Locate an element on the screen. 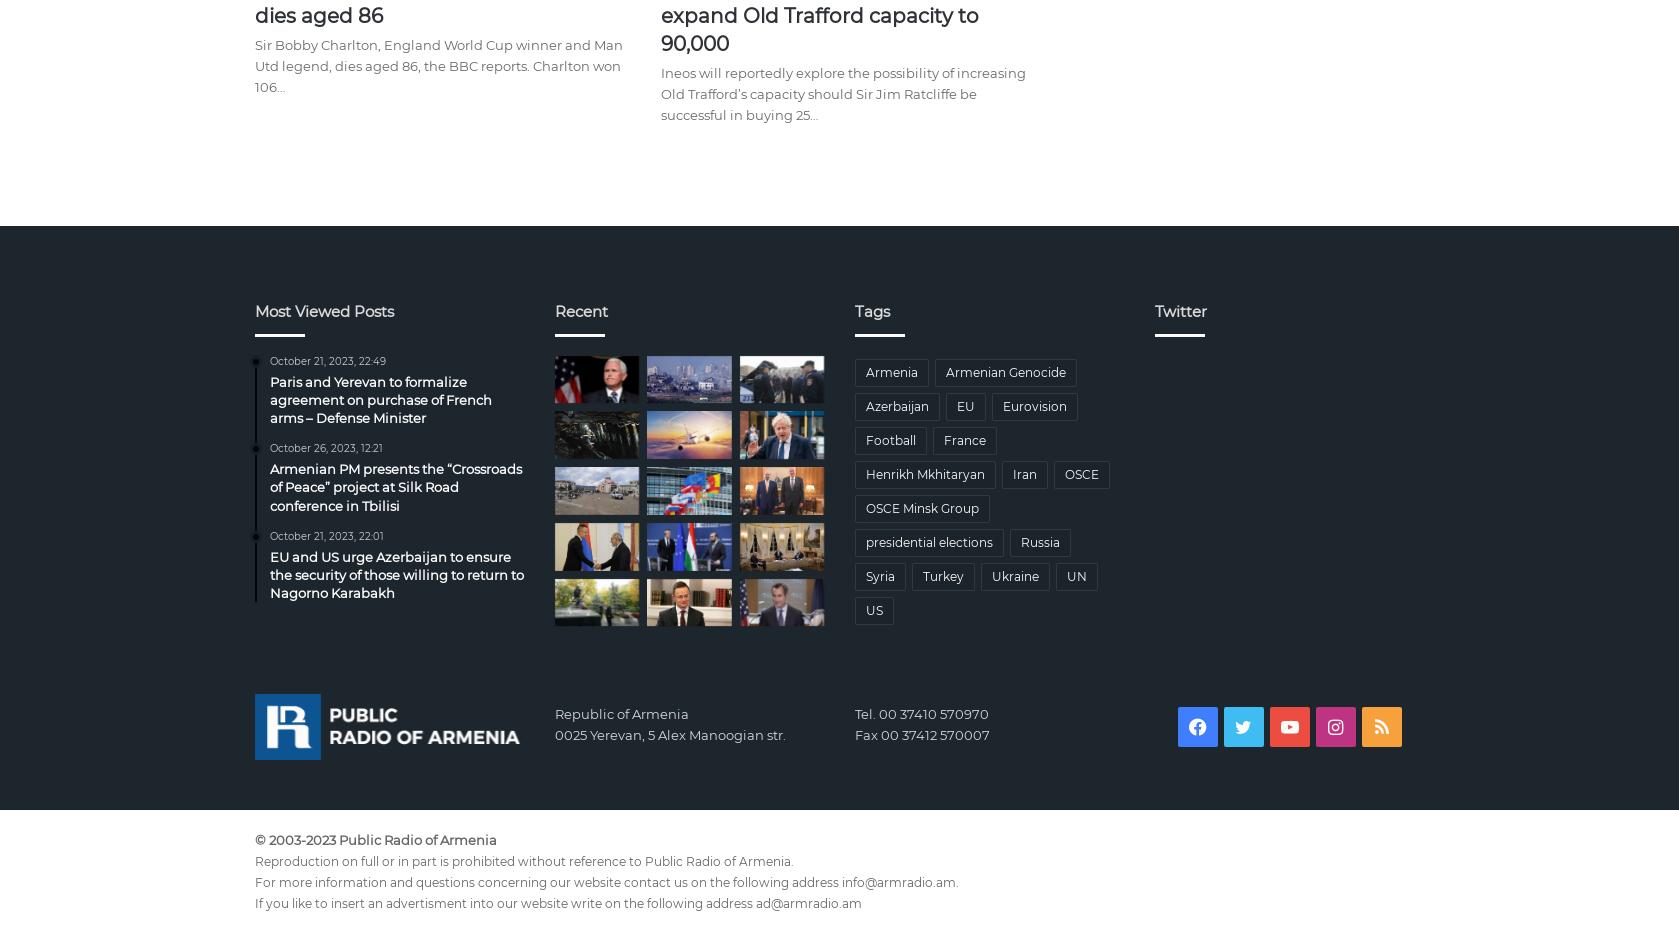 Image resolution: width=1679 pixels, height=932 pixels. 'Armenia' is located at coordinates (864, 370).